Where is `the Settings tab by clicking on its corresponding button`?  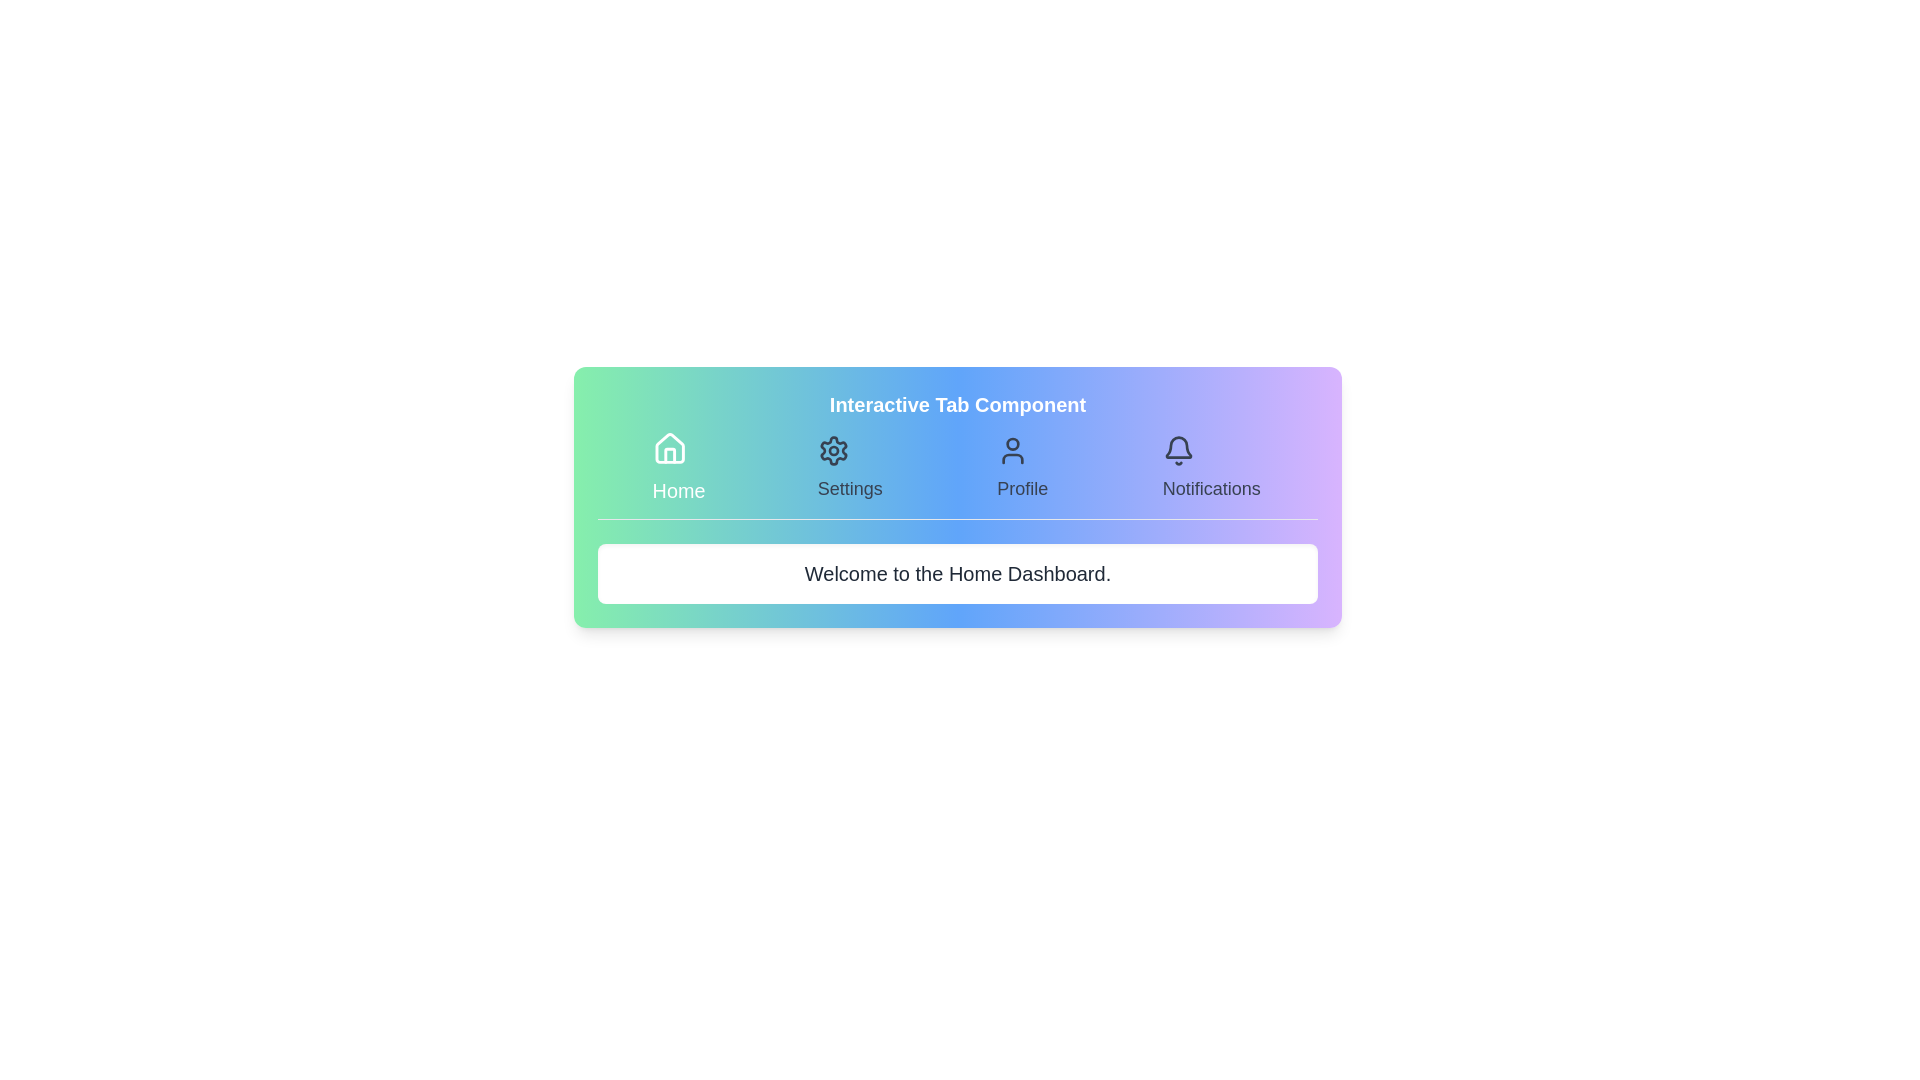 the Settings tab by clicking on its corresponding button is located at coordinates (849, 469).